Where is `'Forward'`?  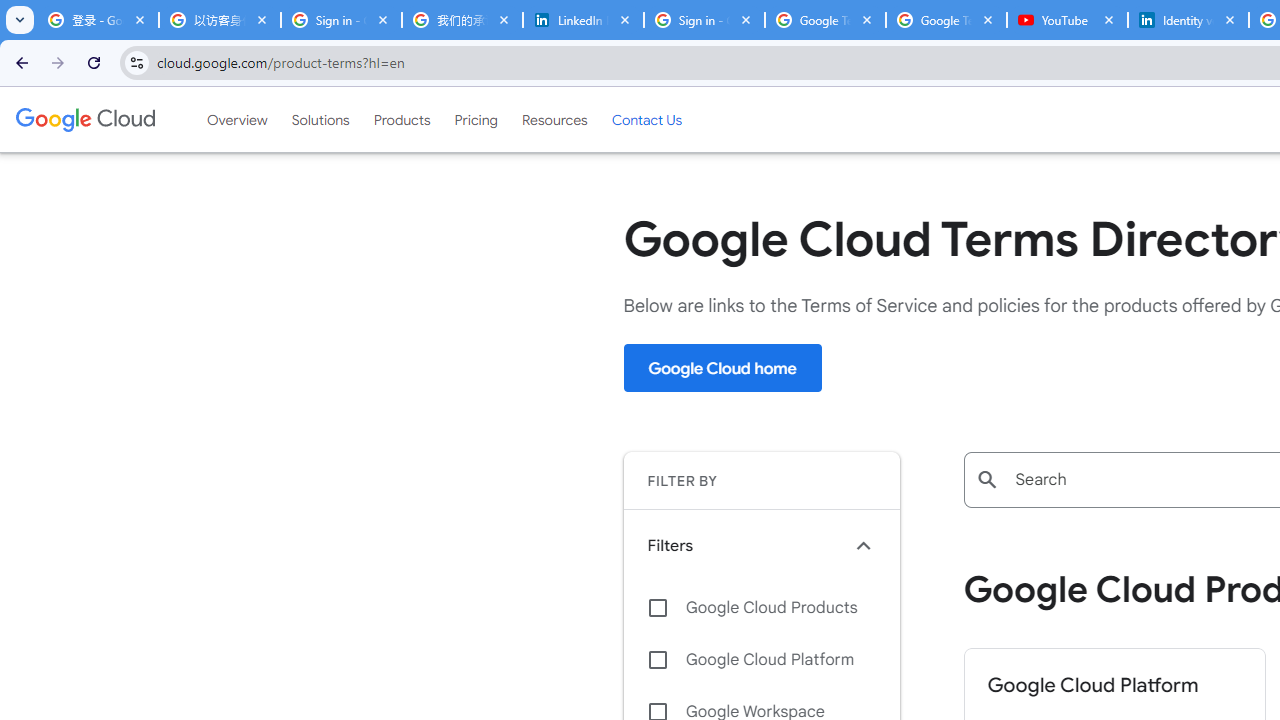 'Forward' is located at coordinates (58, 61).